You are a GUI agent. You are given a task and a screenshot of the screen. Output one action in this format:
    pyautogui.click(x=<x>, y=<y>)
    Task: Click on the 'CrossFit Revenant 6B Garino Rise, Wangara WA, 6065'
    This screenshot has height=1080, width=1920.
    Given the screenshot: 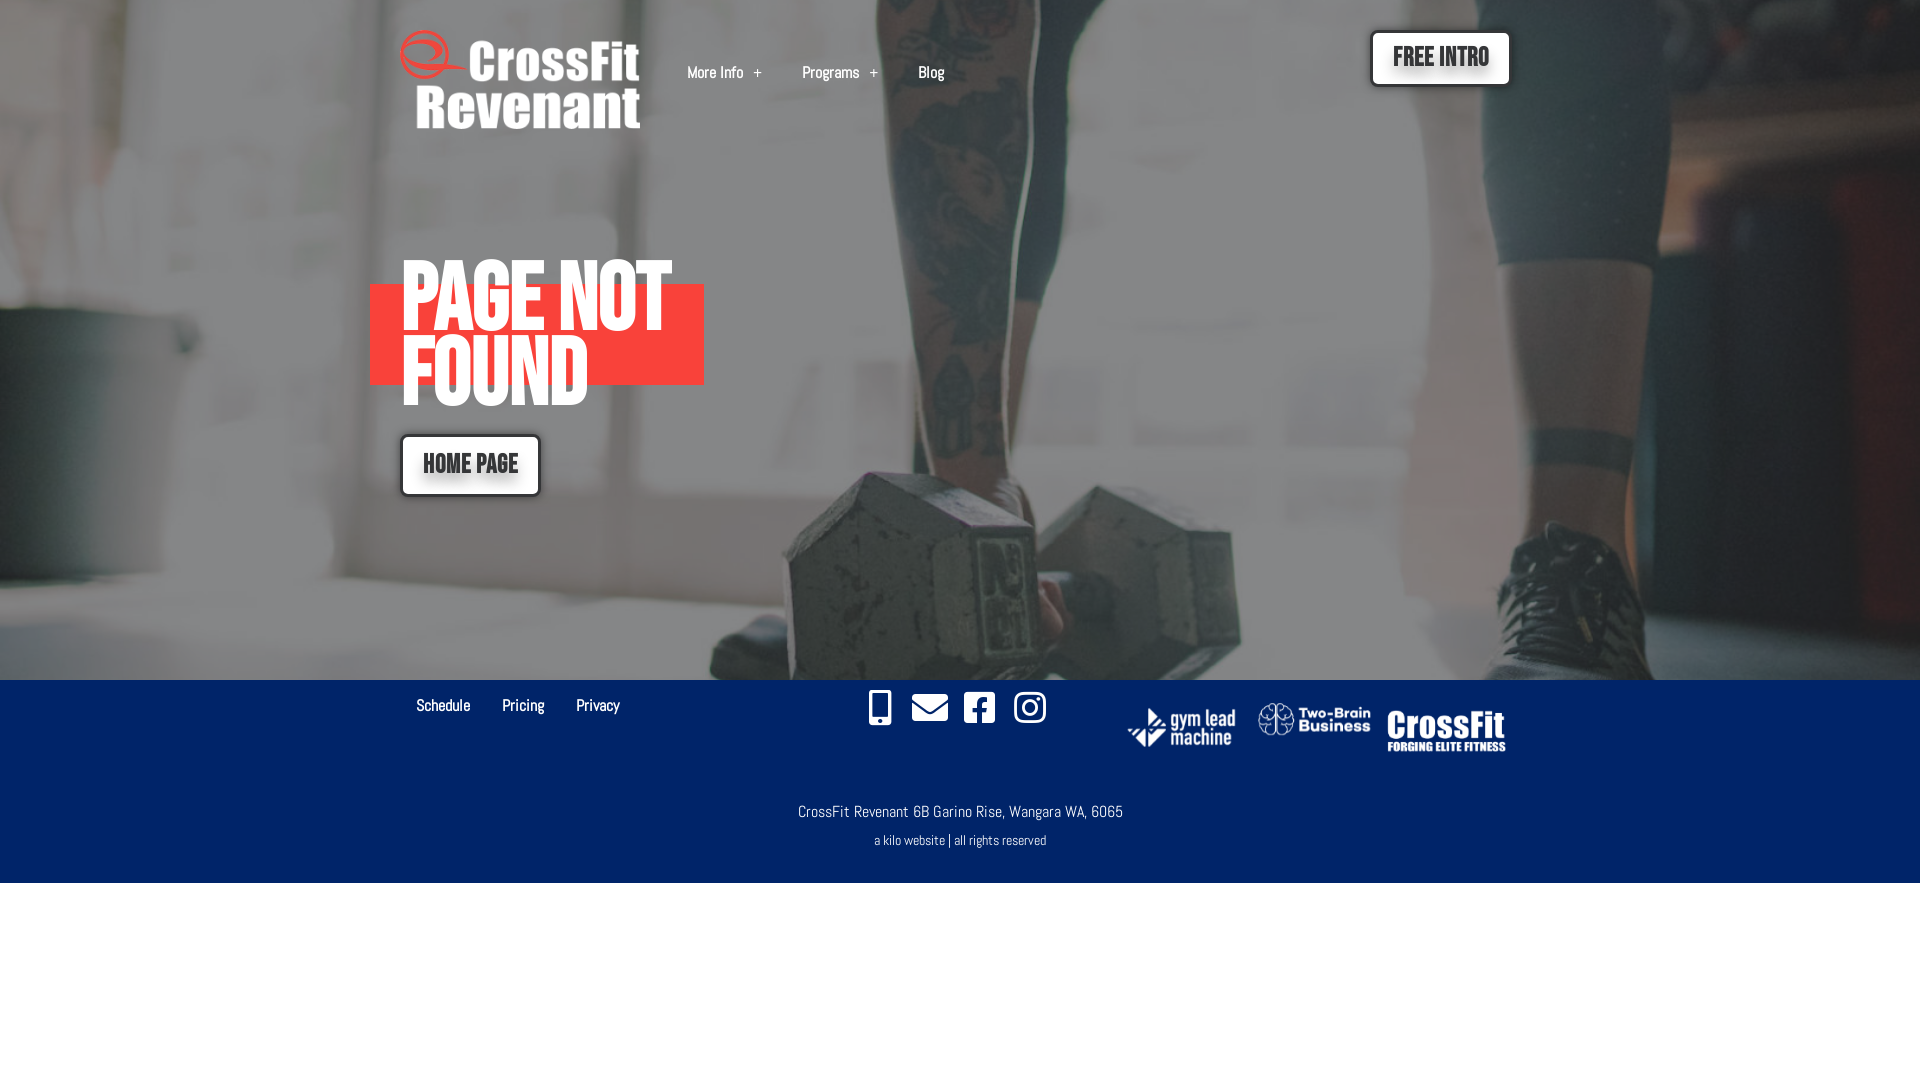 What is the action you would take?
    pyautogui.click(x=960, y=811)
    